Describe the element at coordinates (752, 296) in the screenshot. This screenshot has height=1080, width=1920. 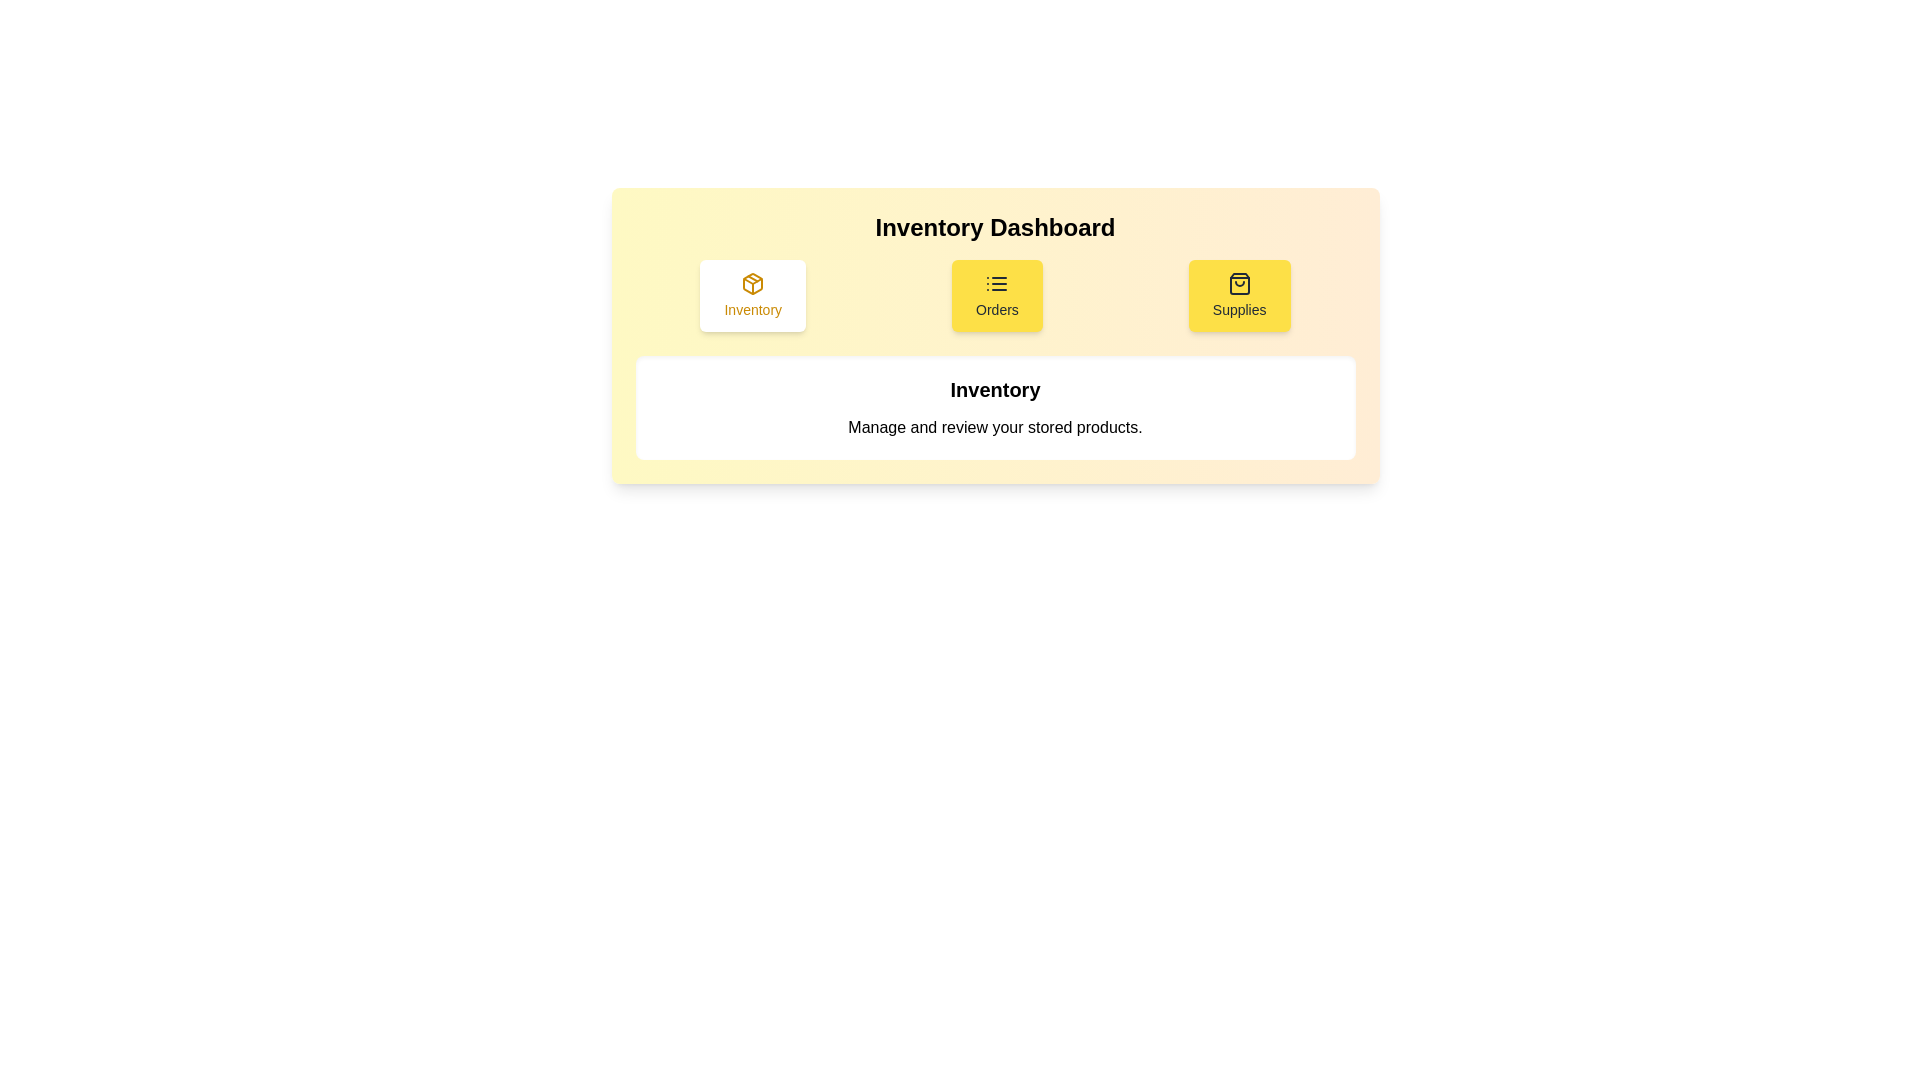
I see `the currently active tab, which is visually highlighted with a white background and yellow text` at that location.